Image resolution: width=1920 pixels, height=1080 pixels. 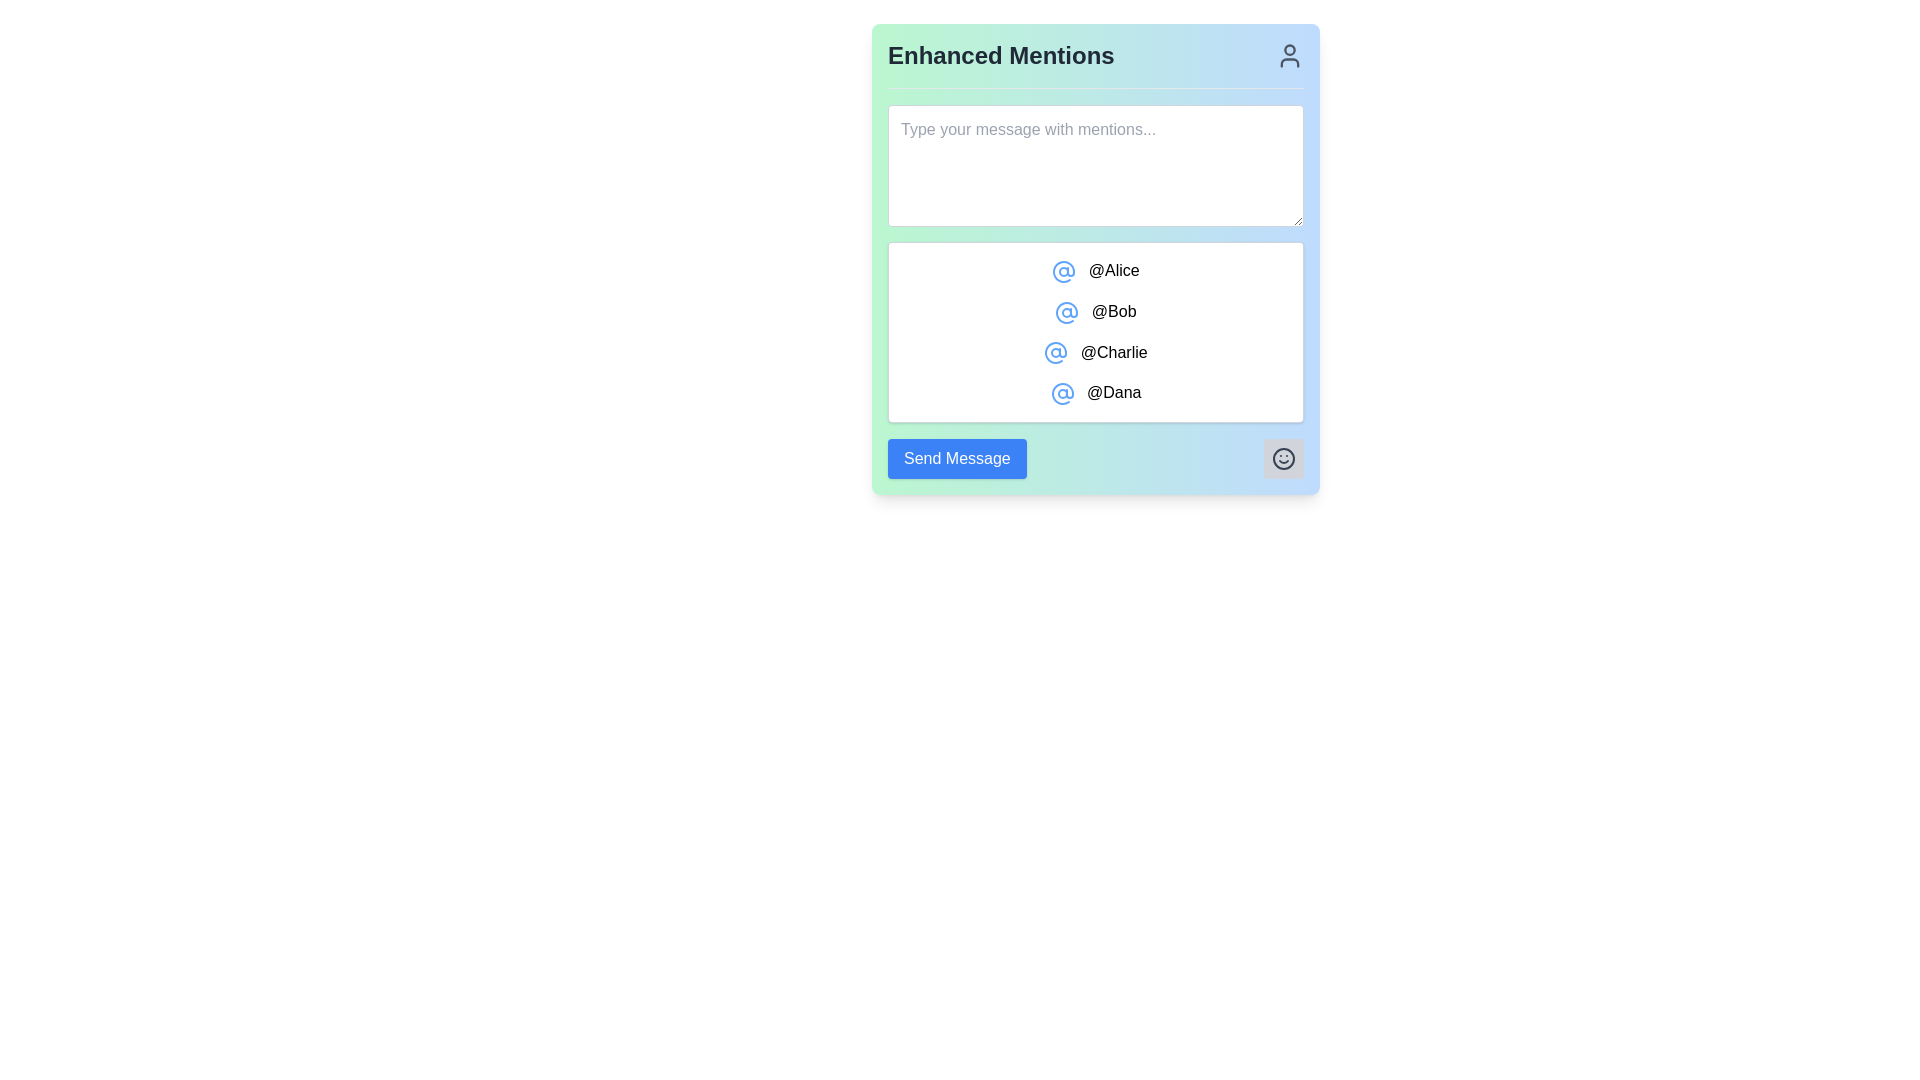 What do you see at coordinates (1066, 312) in the screenshot?
I see `the '@' icon that visually supports the mention feature, positioned to the left of the clickable text '@Bob'` at bounding box center [1066, 312].